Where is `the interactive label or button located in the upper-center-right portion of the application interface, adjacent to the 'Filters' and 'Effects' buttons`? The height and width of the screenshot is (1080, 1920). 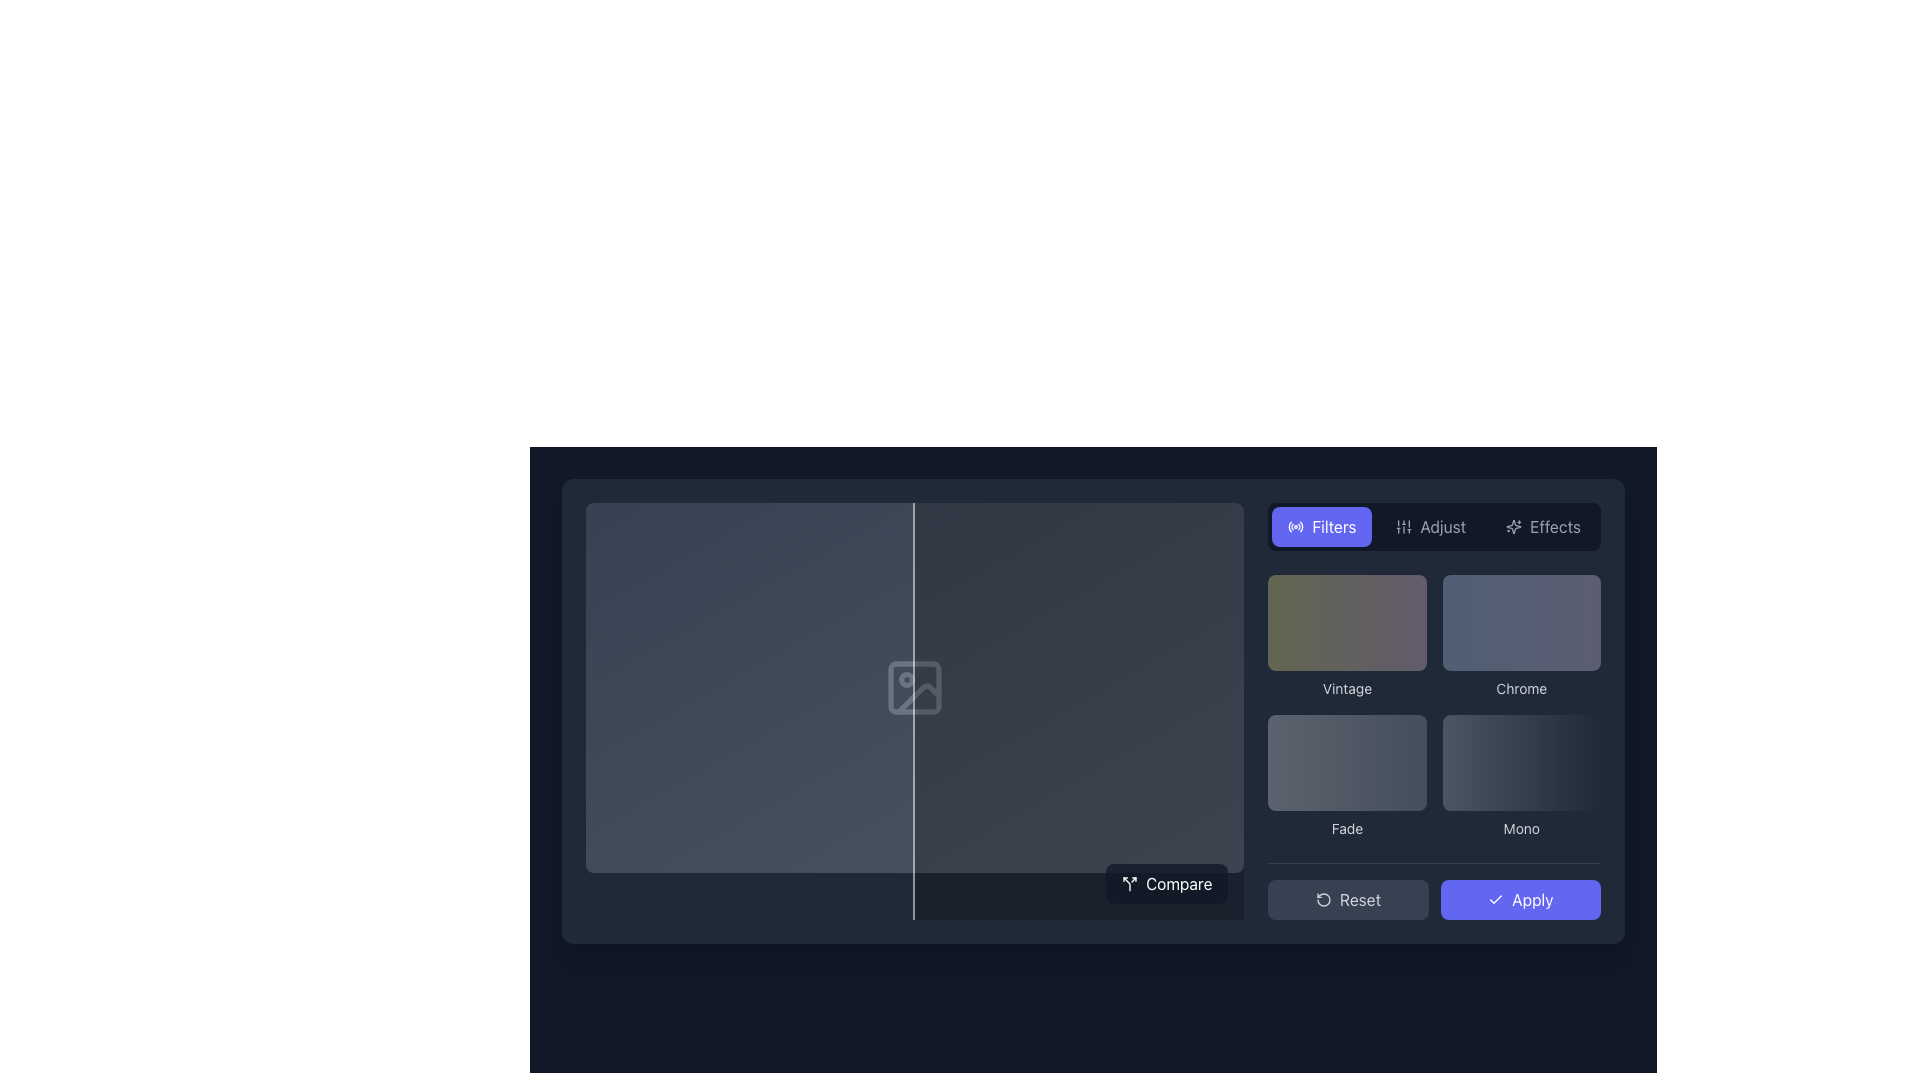 the interactive label or button located in the upper-center-right portion of the application interface, adjacent to the 'Filters' and 'Effects' buttons is located at coordinates (1443, 526).